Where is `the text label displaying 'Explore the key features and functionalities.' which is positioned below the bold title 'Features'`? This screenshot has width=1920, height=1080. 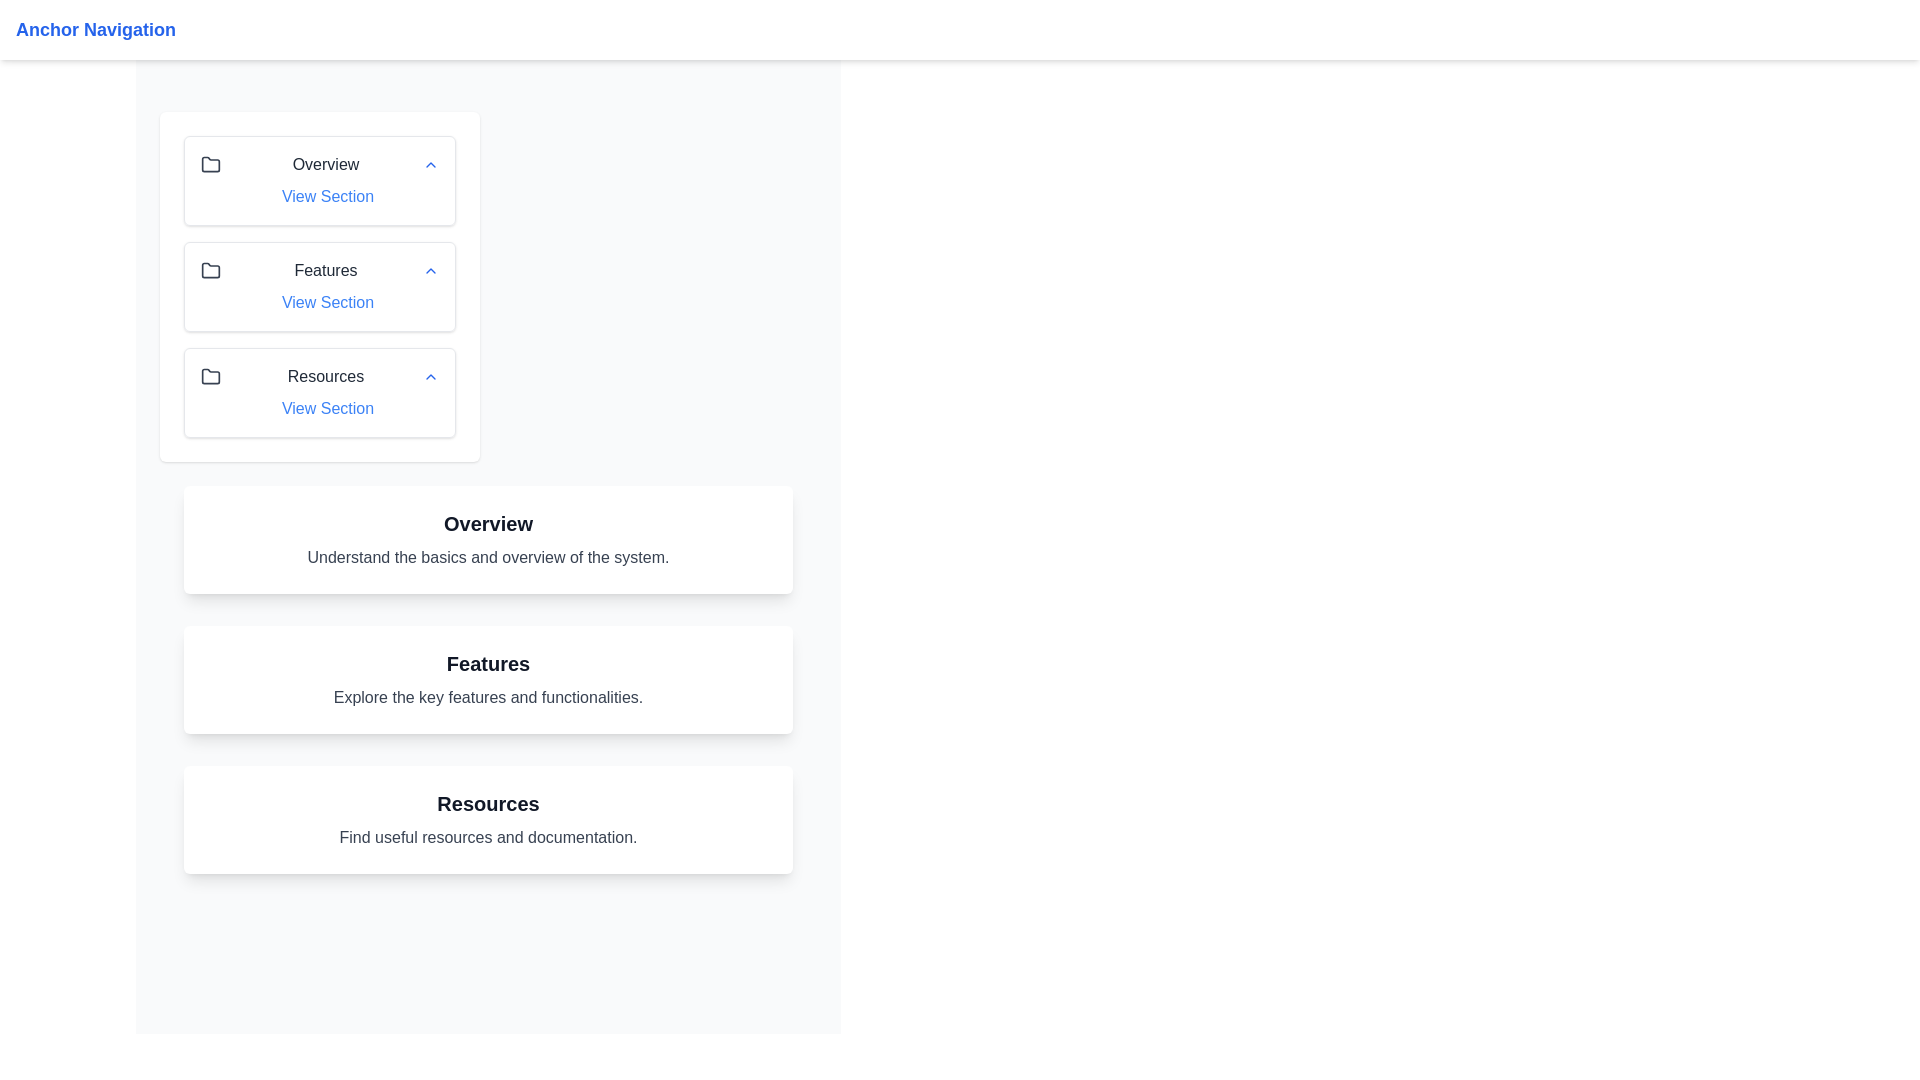
the text label displaying 'Explore the key features and functionalities.' which is positioned below the bold title 'Features' is located at coordinates (488, 697).